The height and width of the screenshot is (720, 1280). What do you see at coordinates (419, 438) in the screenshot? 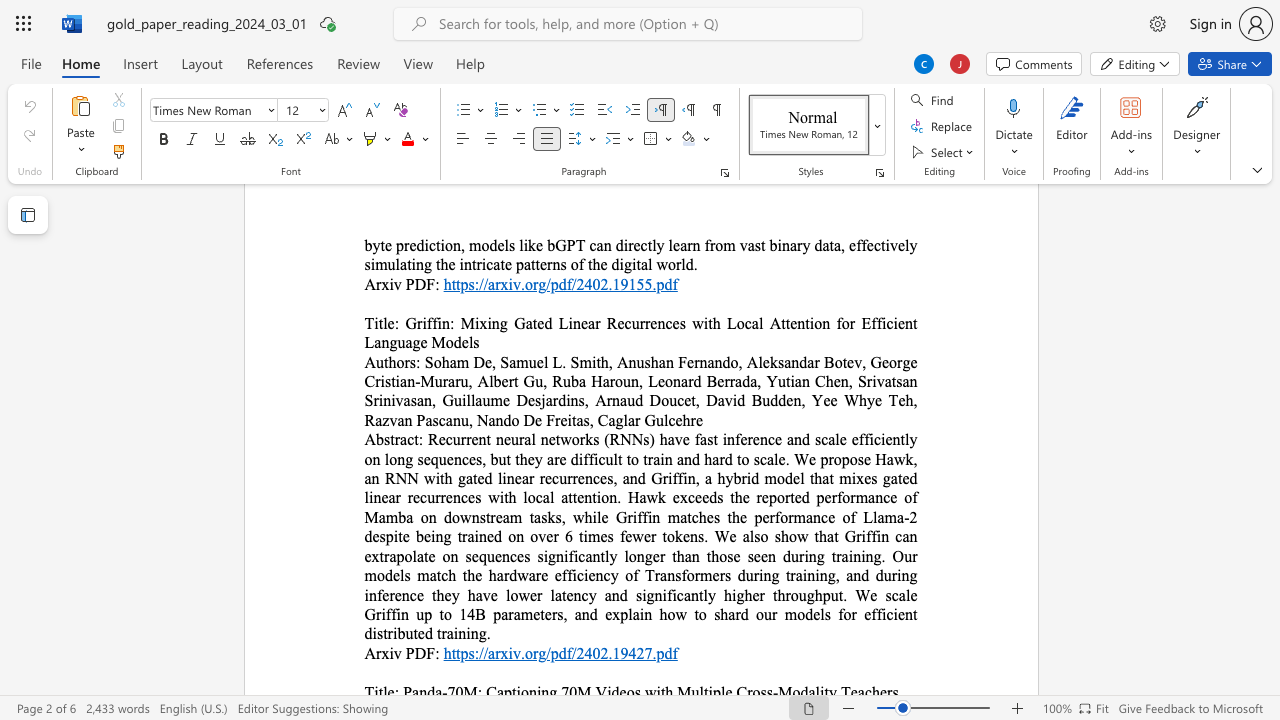
I see `the 1th character ":" in the text` at bounding box center [419, 438].